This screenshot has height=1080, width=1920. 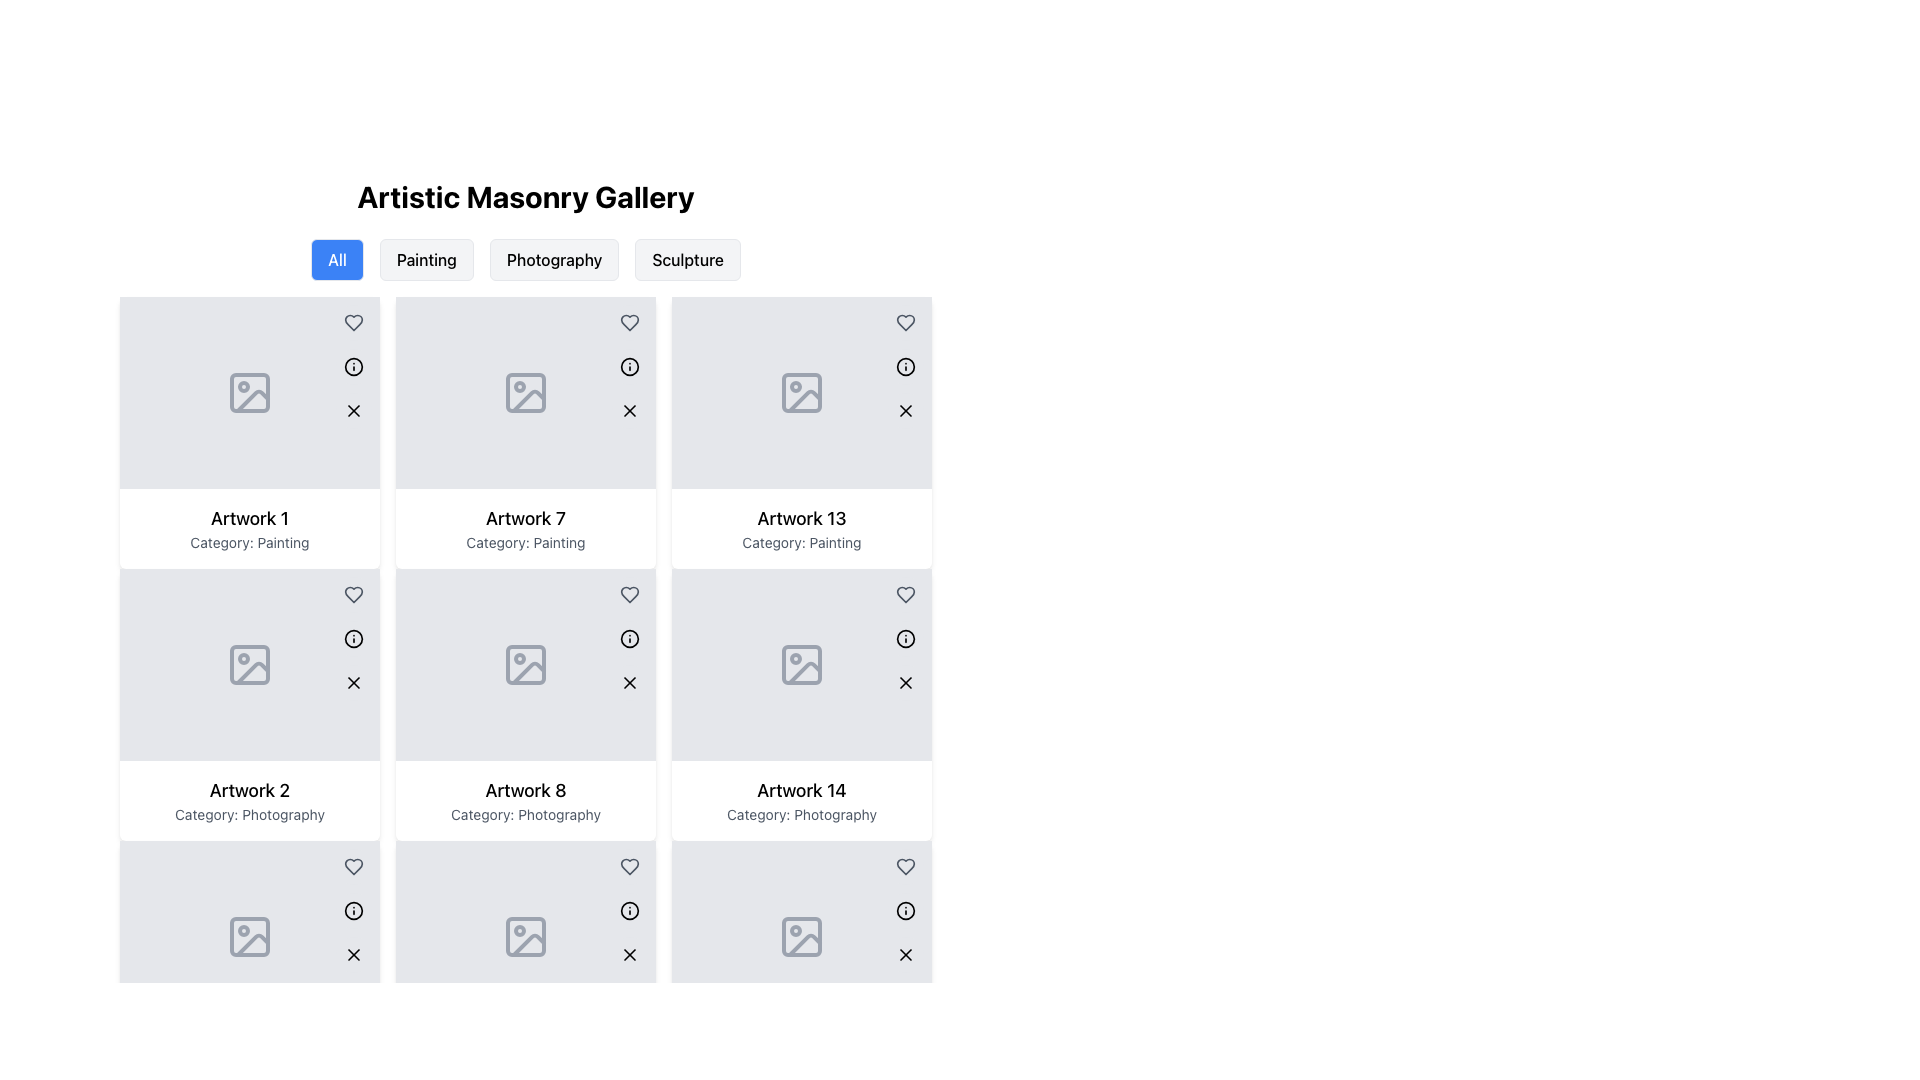 I want to click on Image placeholder located in the 'Artwork 2' section under the 'Photography' category, which is represented by a light gray rectangular area with an image icon inside, so click(x=248, y=664).